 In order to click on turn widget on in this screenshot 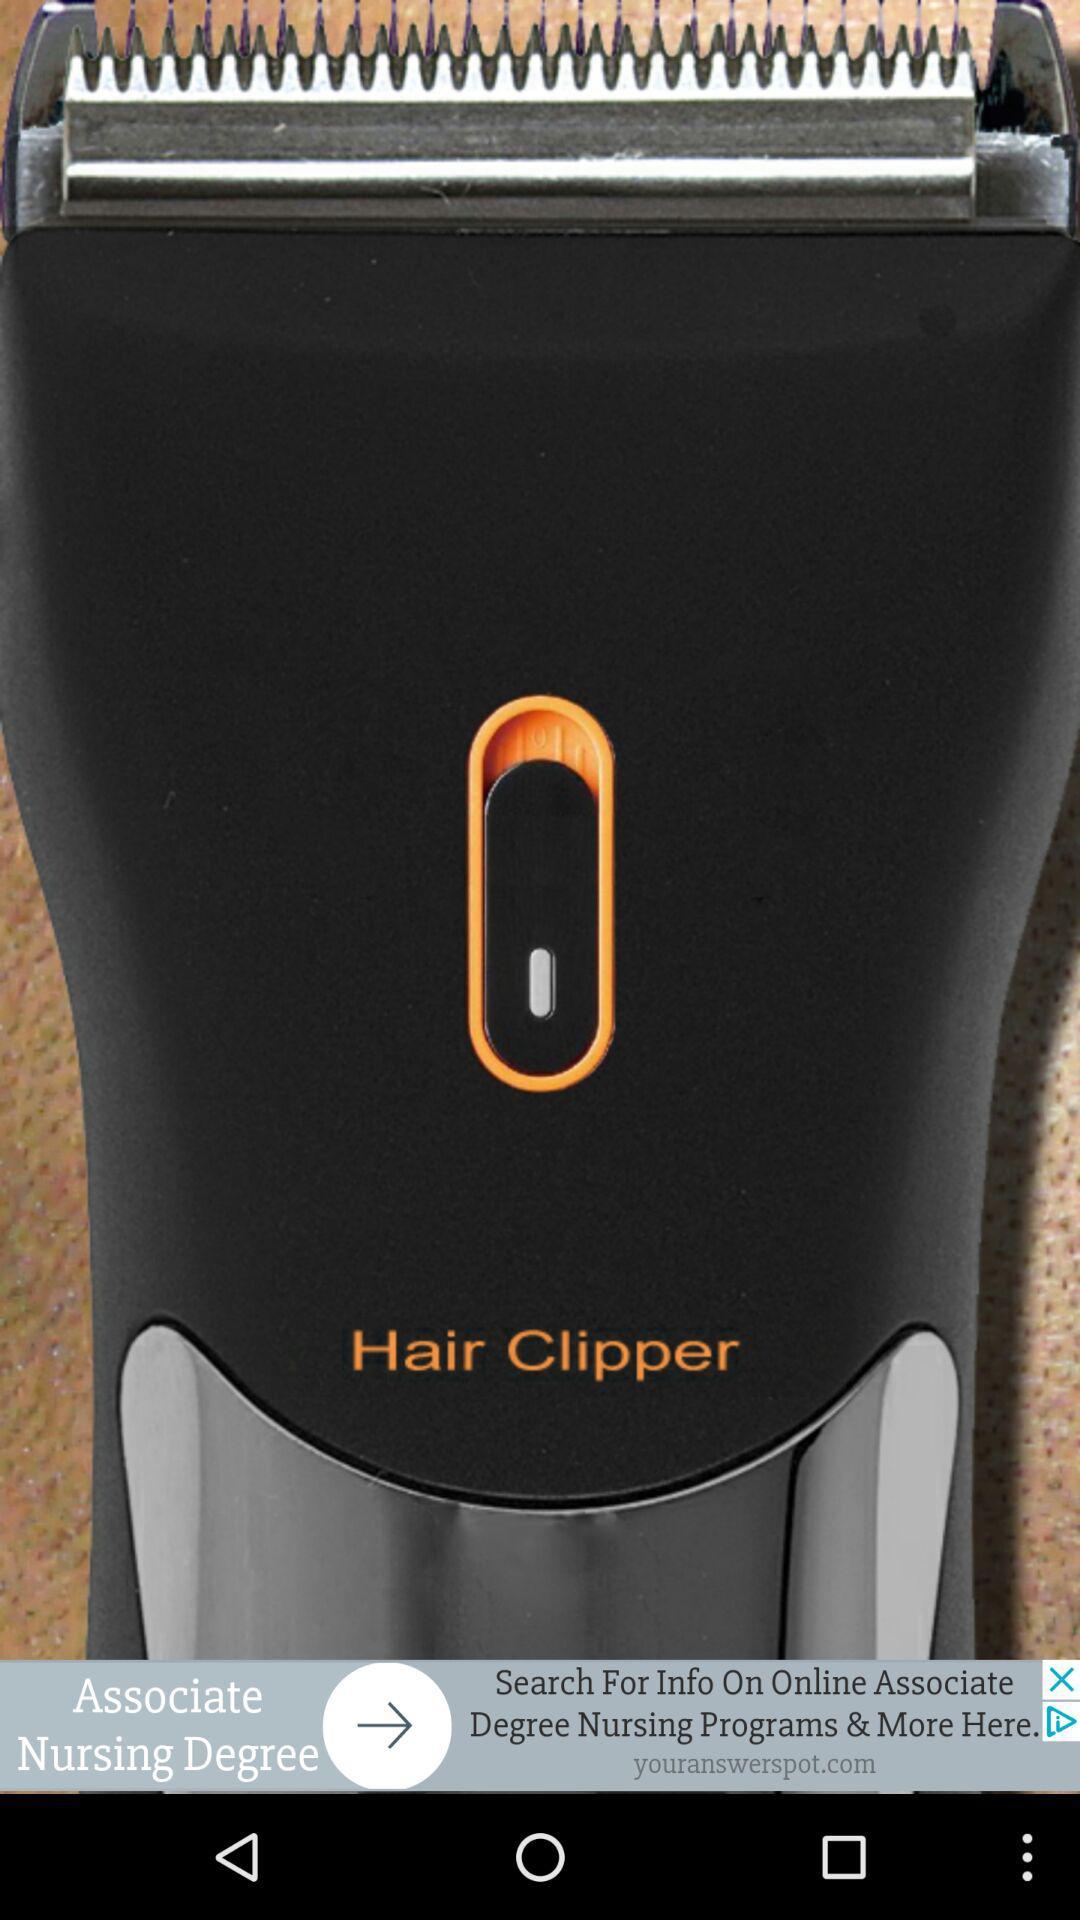, I will do `click(540, 896)`.